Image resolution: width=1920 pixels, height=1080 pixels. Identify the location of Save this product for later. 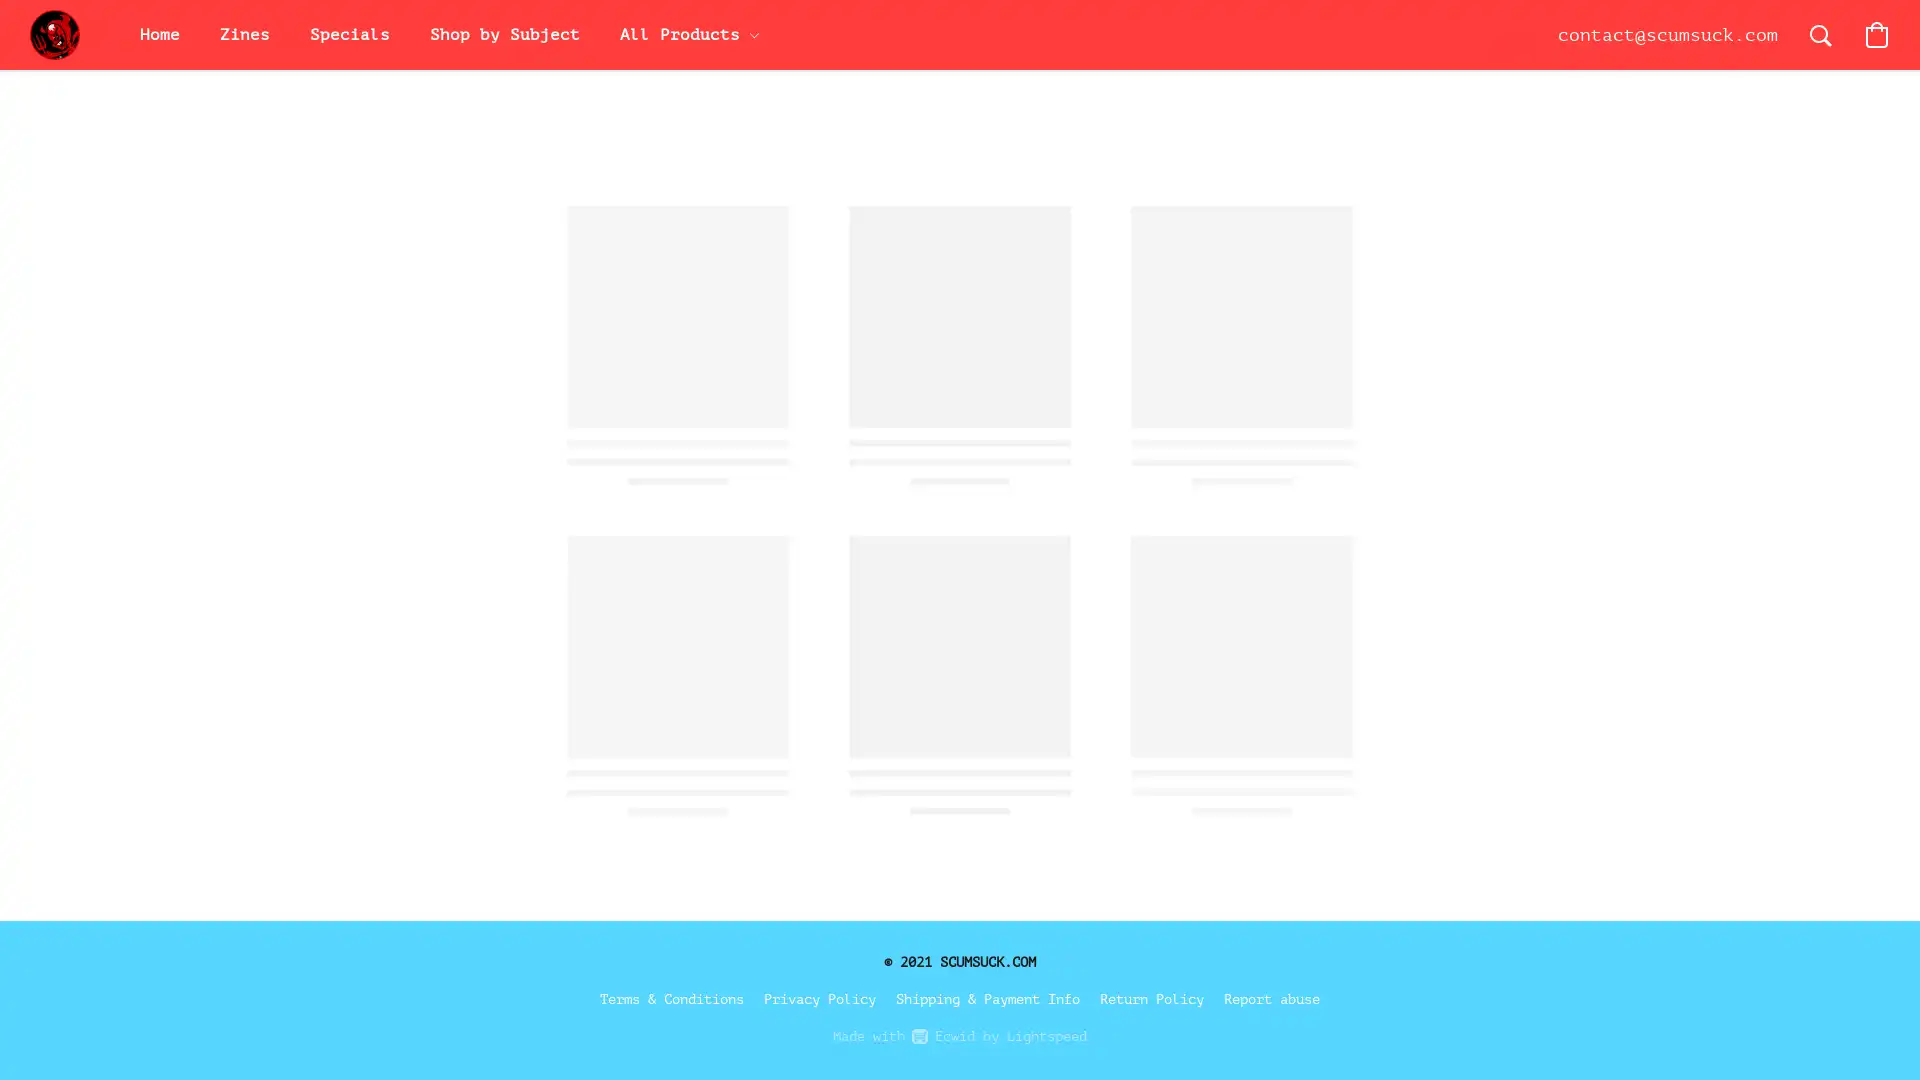
(1240, 619).